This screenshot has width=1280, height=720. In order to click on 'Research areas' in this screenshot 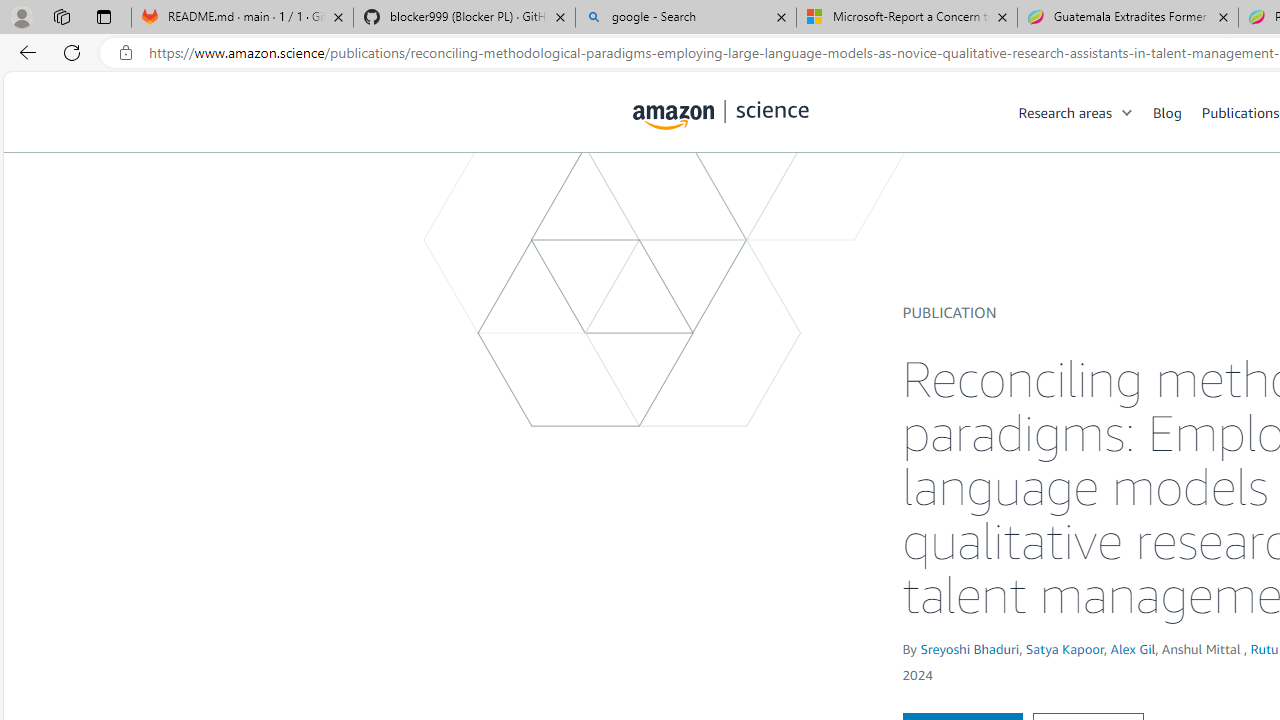, I will do `click(1085, 111)`.